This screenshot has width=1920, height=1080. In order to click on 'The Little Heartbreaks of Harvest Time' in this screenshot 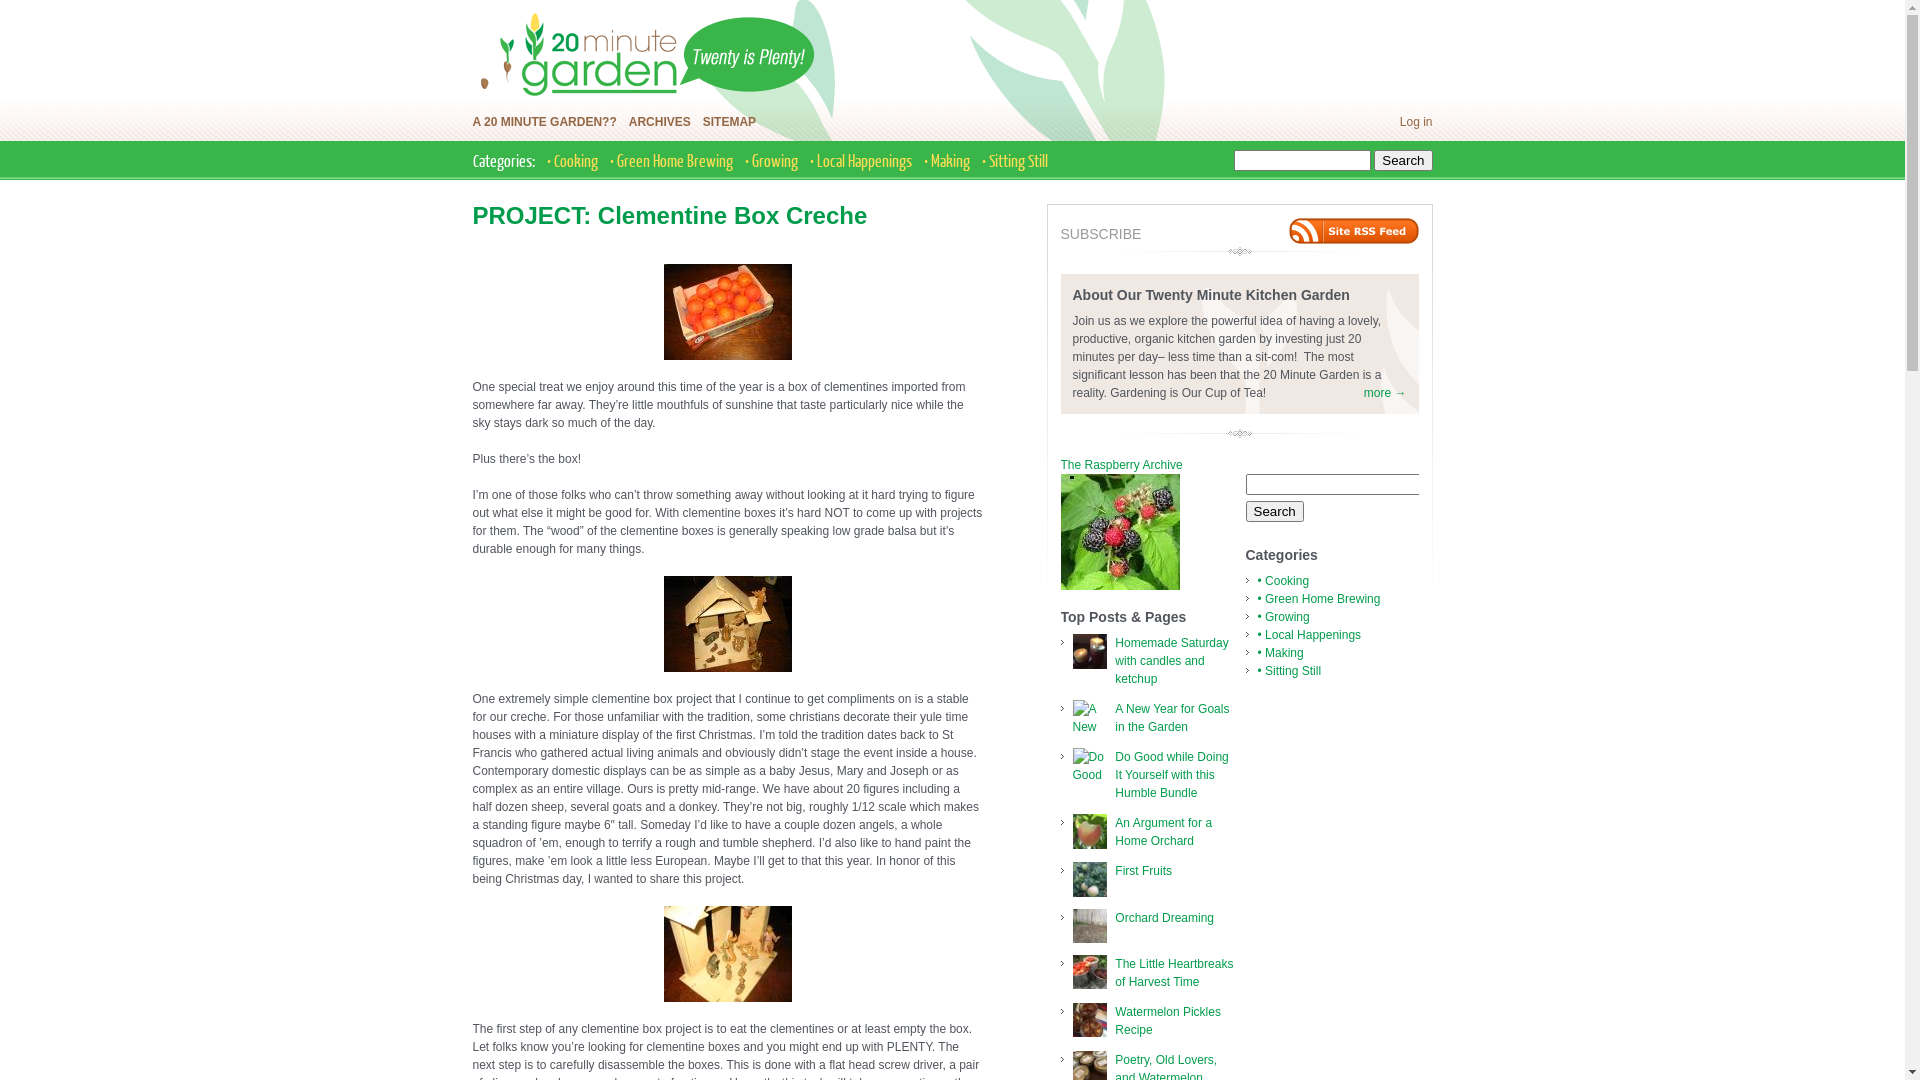, I will do `click(1174, 971)`.